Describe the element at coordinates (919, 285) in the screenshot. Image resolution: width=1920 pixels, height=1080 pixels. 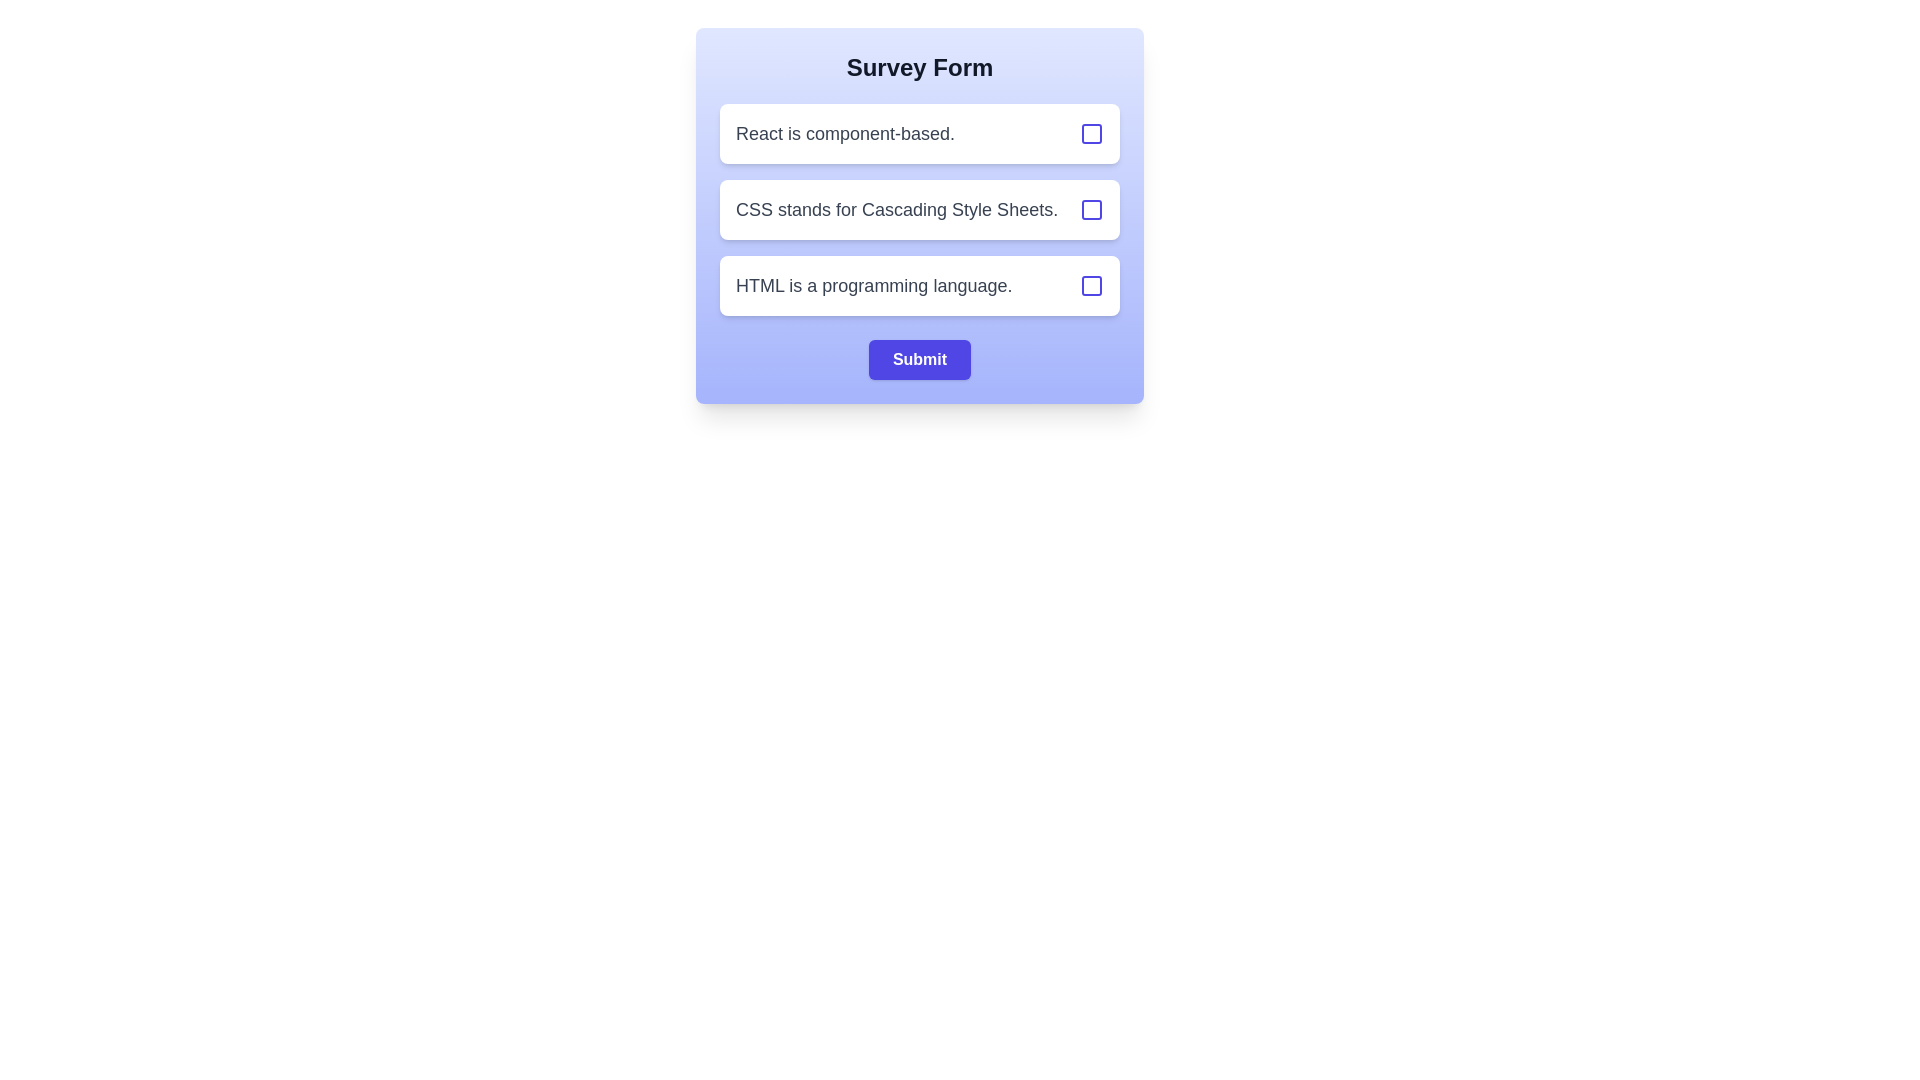
I see `the option with text 'HTML is a programming language.' to observe its hover effect` at that location.